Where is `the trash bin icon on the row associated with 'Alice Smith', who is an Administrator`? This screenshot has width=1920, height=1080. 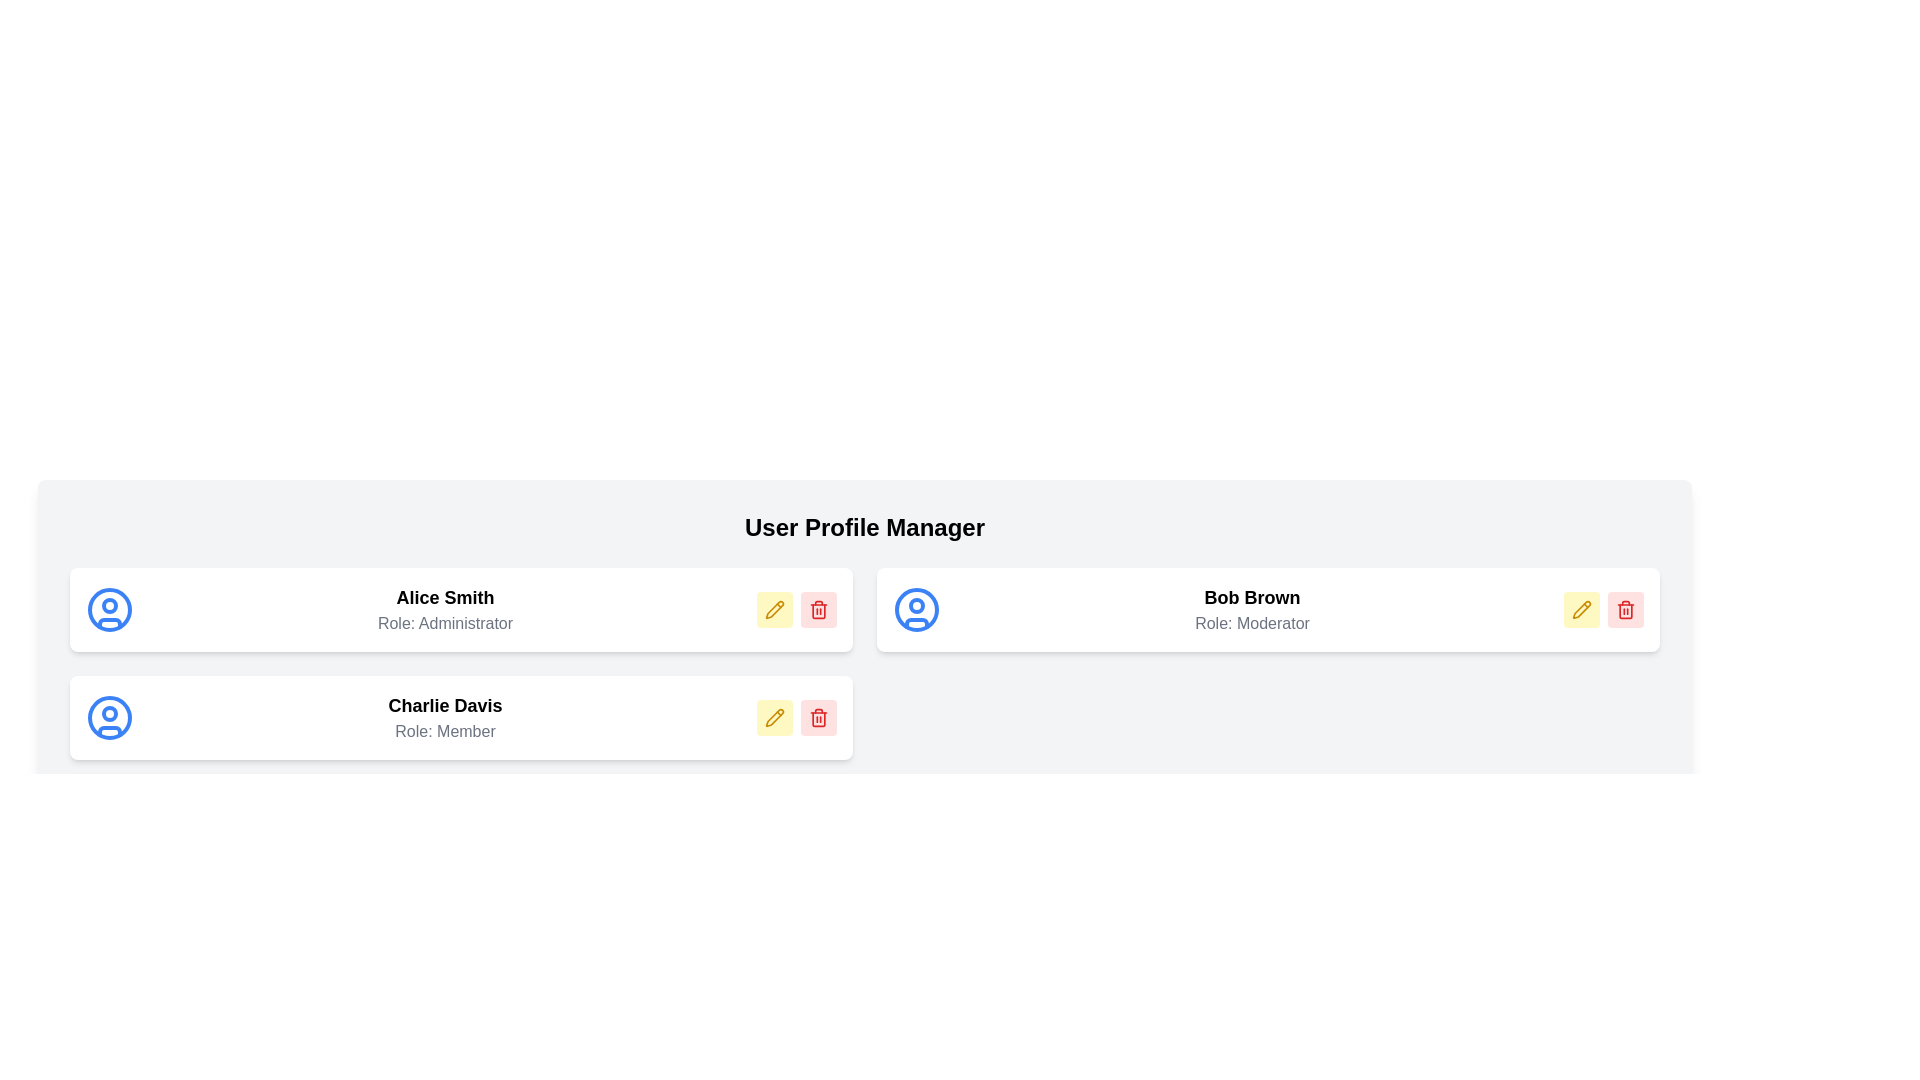
the trash bin icon on the row associated with 'Alice Smith', who is an Administrator is located at coordinates (819, 608).